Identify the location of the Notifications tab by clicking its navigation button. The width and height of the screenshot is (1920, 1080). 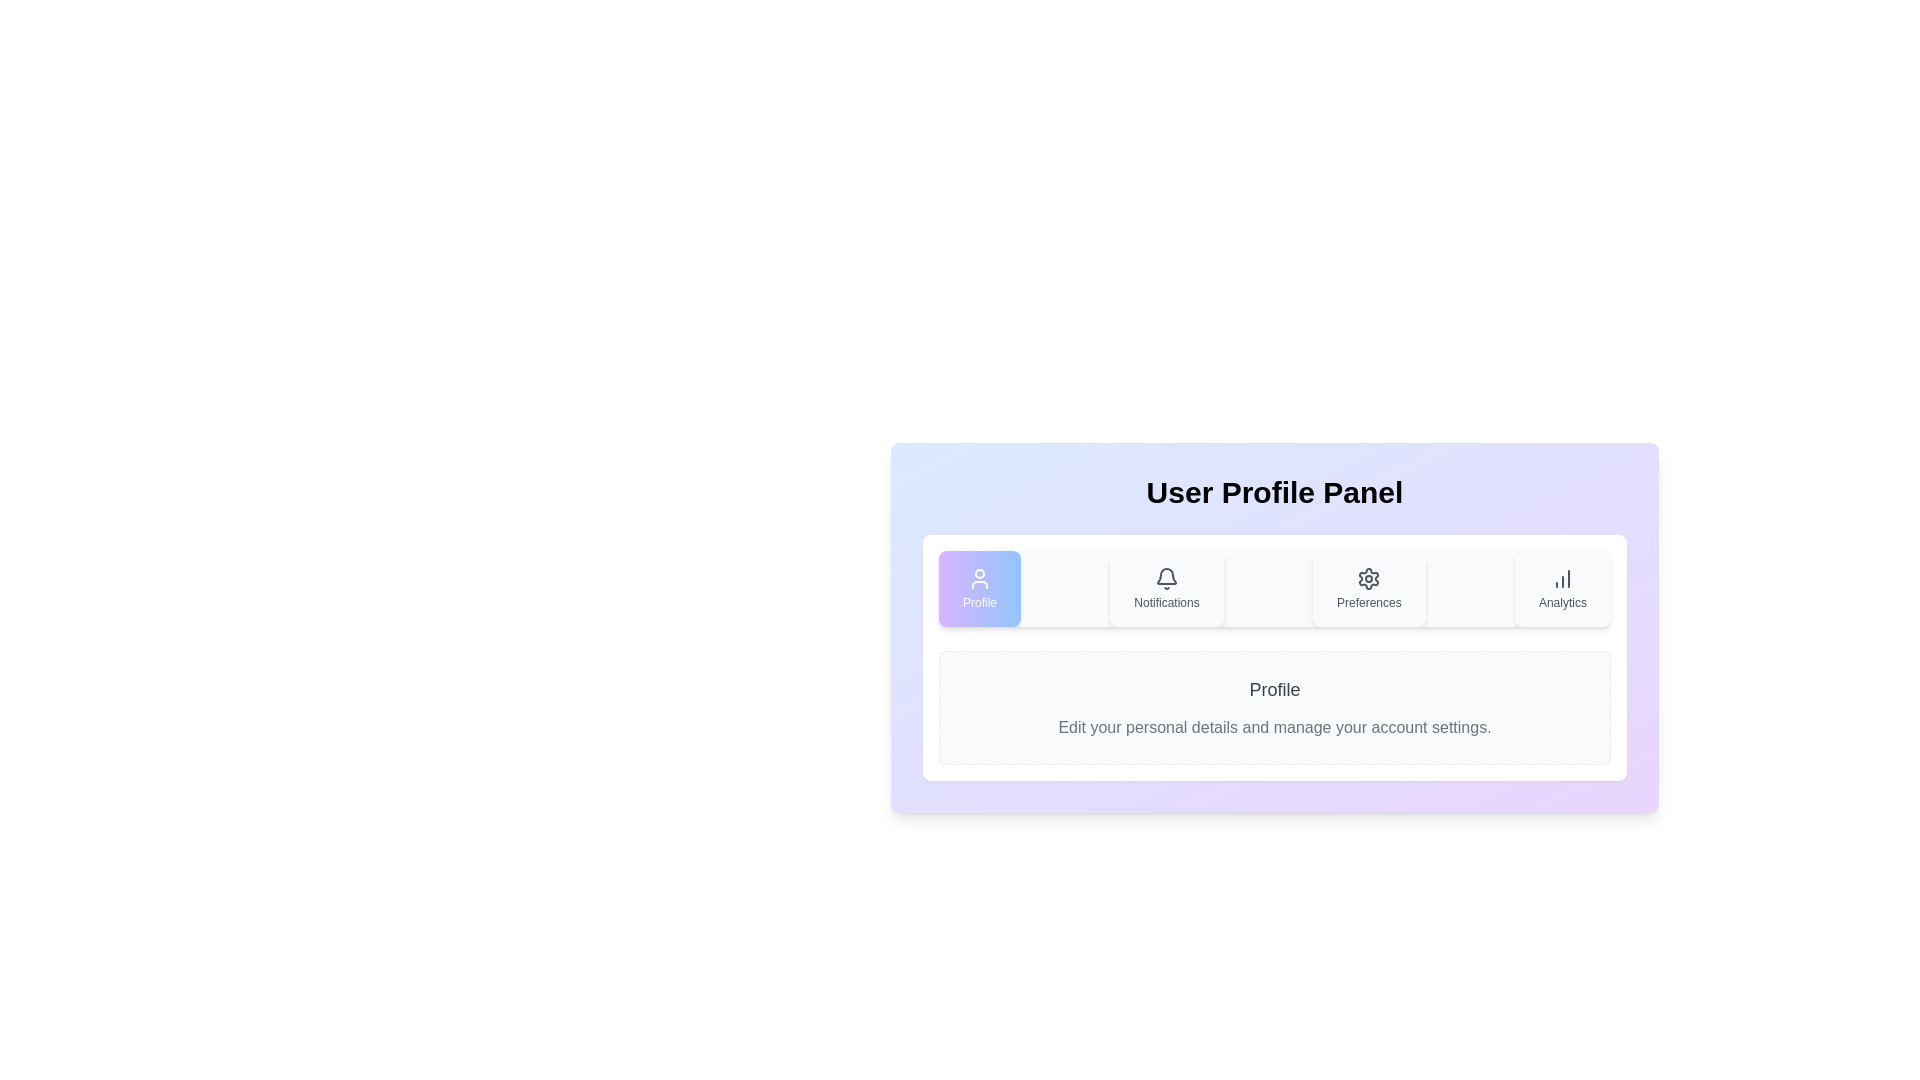
(1166, 588).